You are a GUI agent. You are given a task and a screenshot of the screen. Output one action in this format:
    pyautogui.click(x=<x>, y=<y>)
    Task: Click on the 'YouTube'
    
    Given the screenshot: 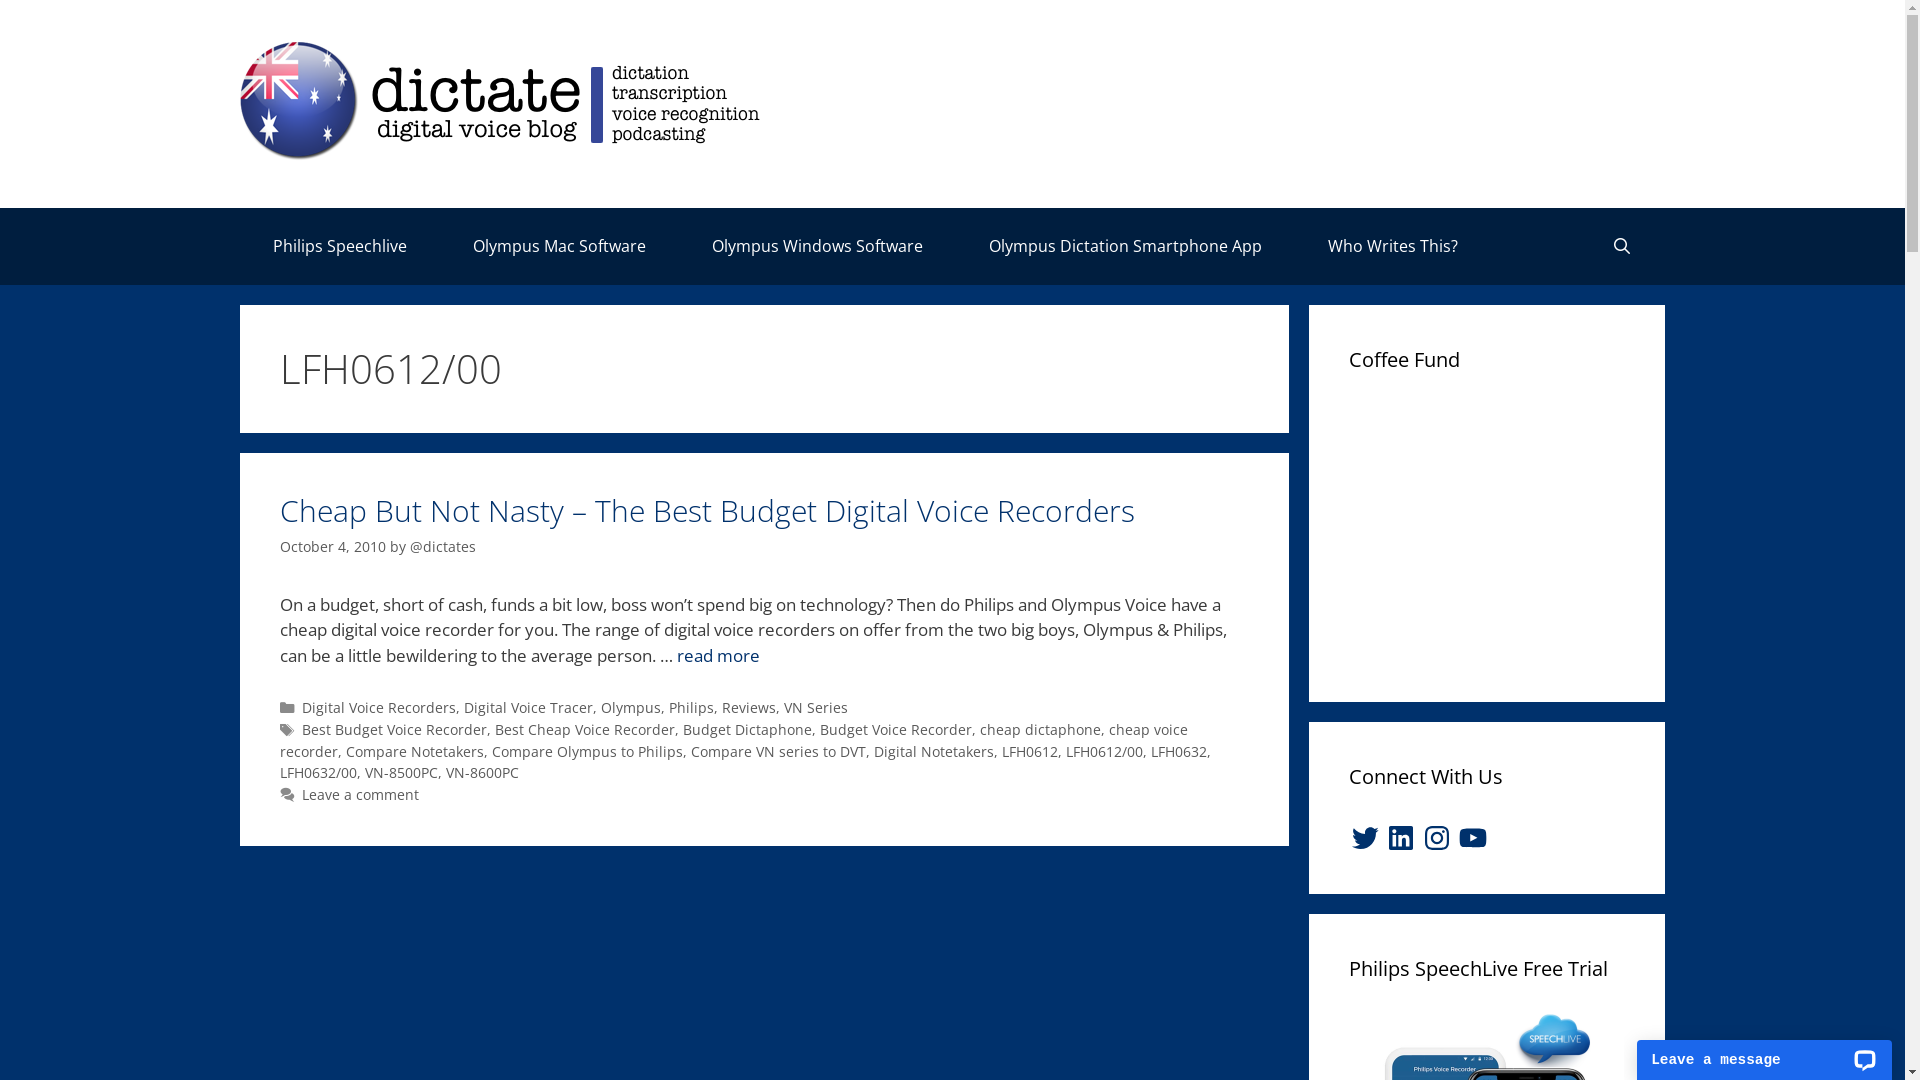 What is the action you would take?
    pyautogui.click(x=1457, y=837)
    